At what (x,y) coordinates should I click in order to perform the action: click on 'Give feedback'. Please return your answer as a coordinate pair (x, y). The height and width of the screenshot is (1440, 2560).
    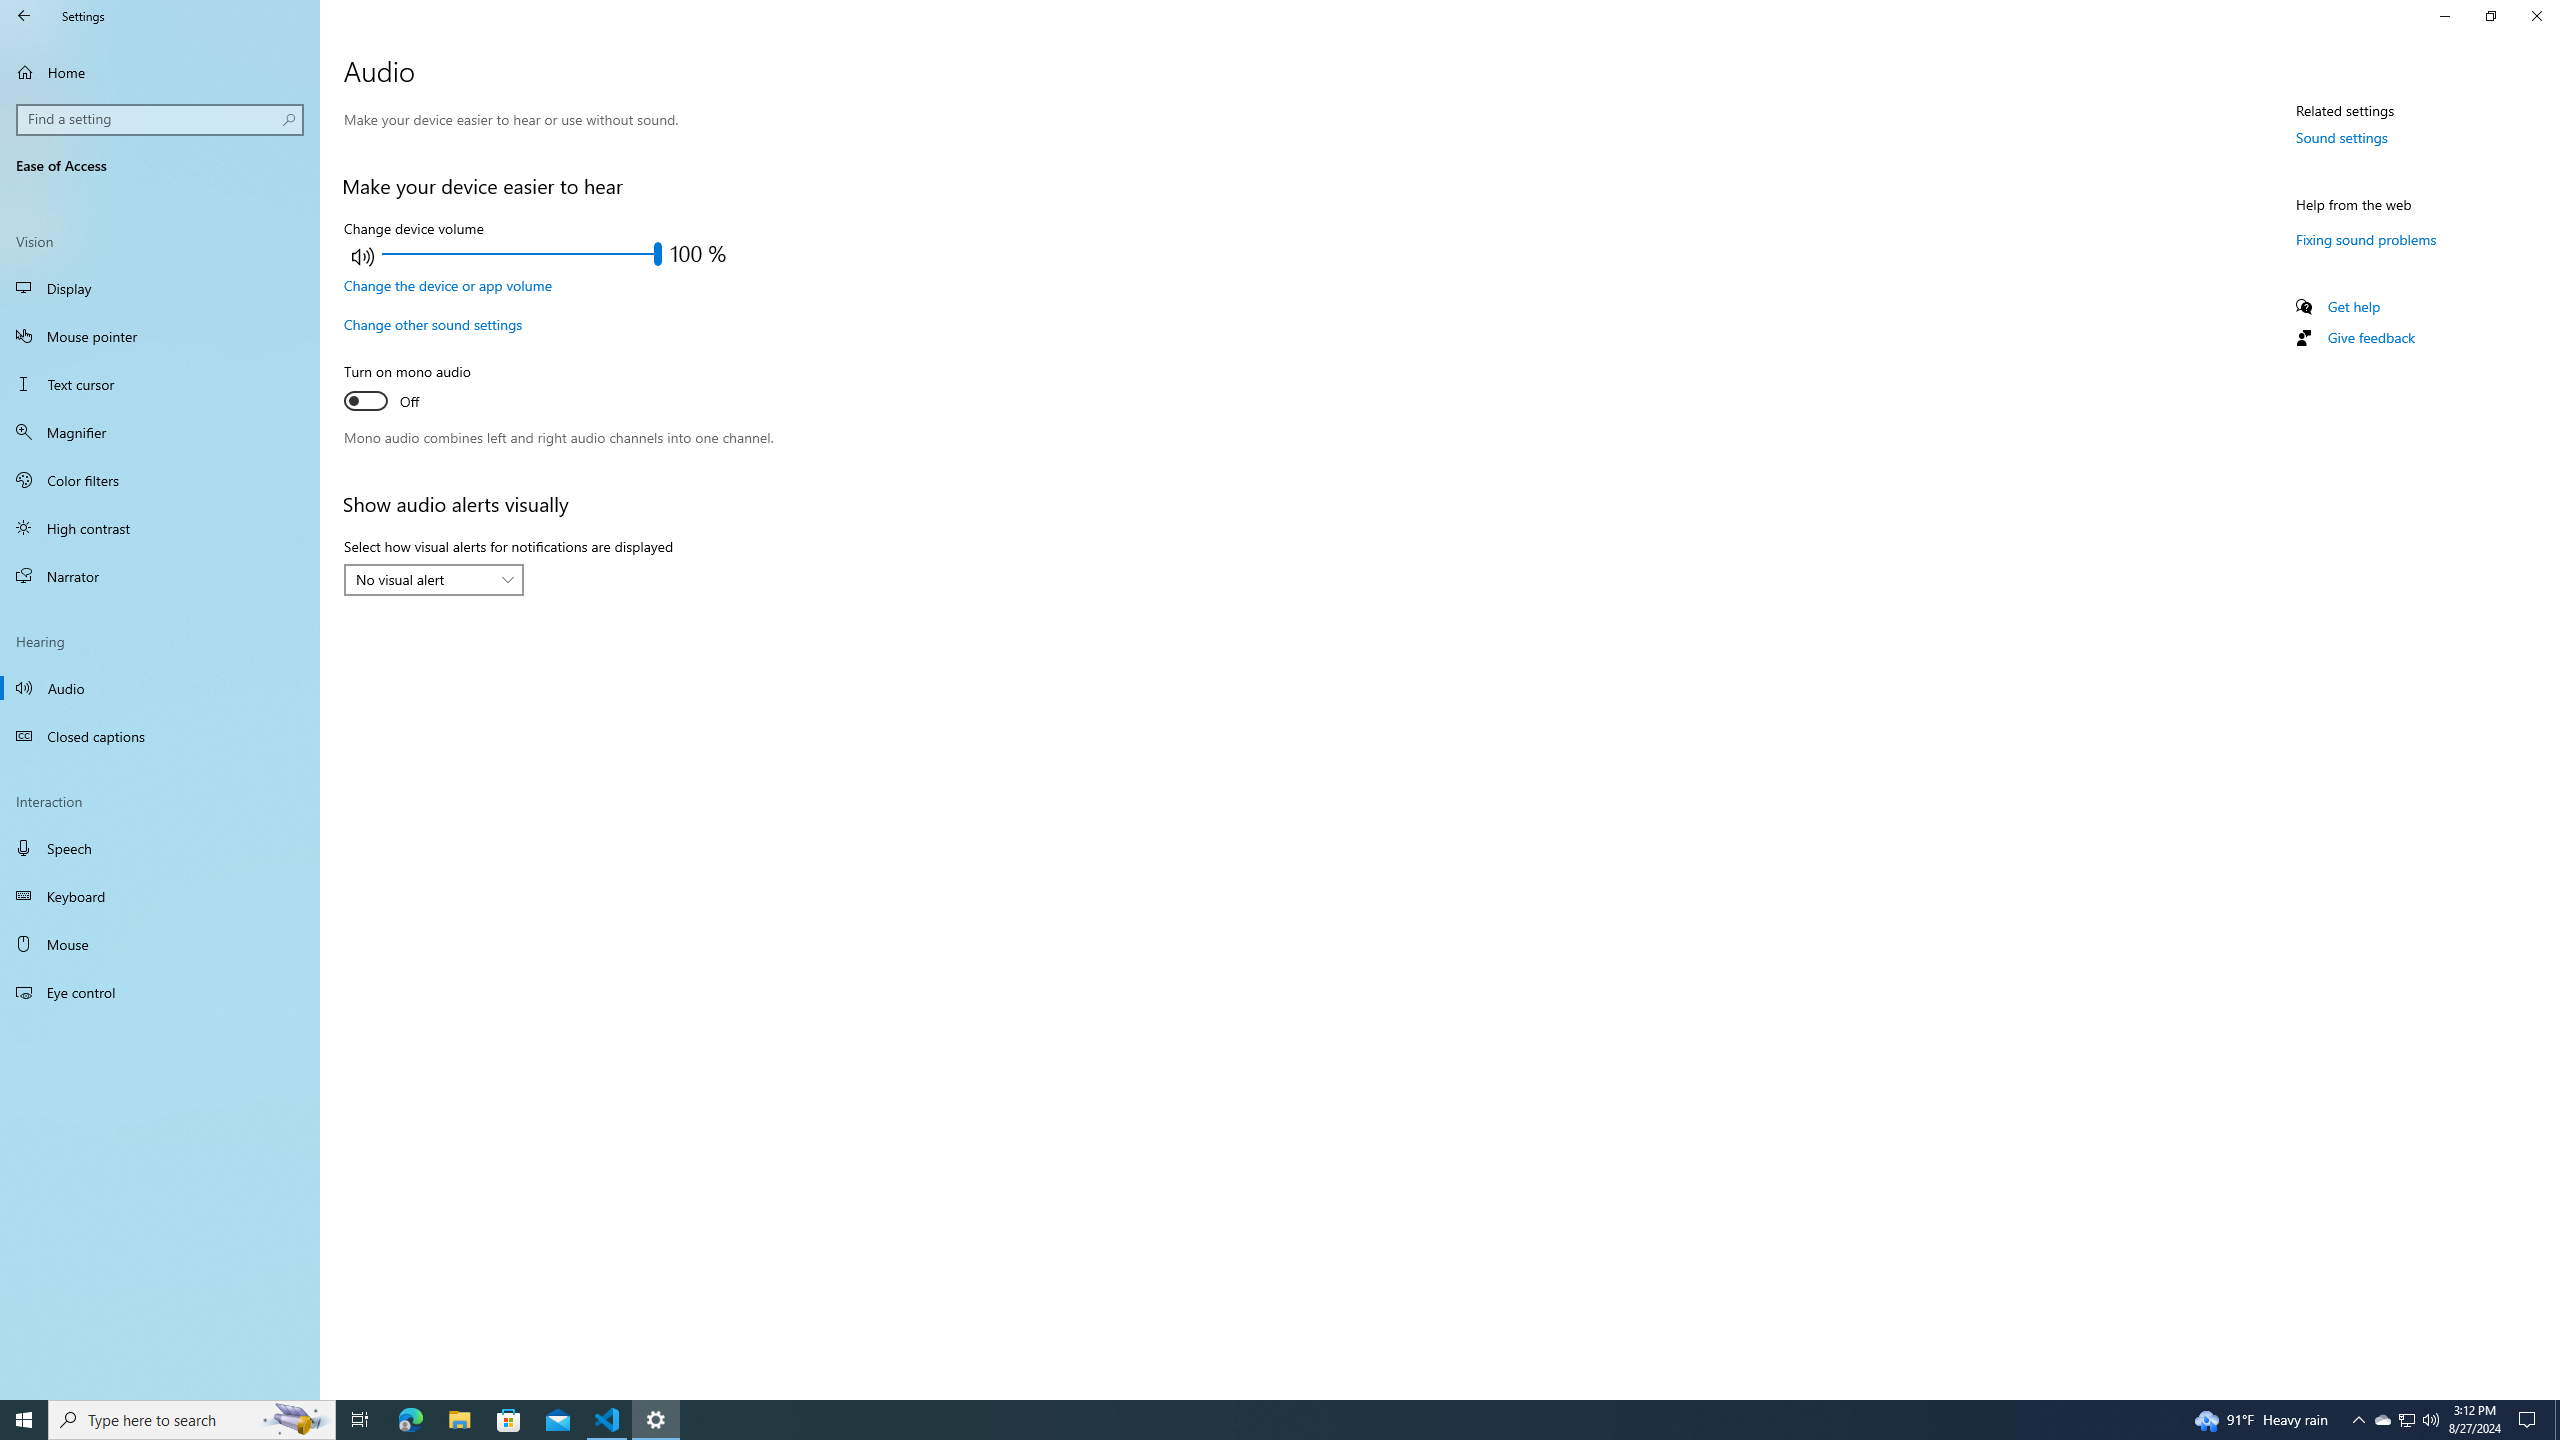
    Looking at the image, I should click on (2369, 337).